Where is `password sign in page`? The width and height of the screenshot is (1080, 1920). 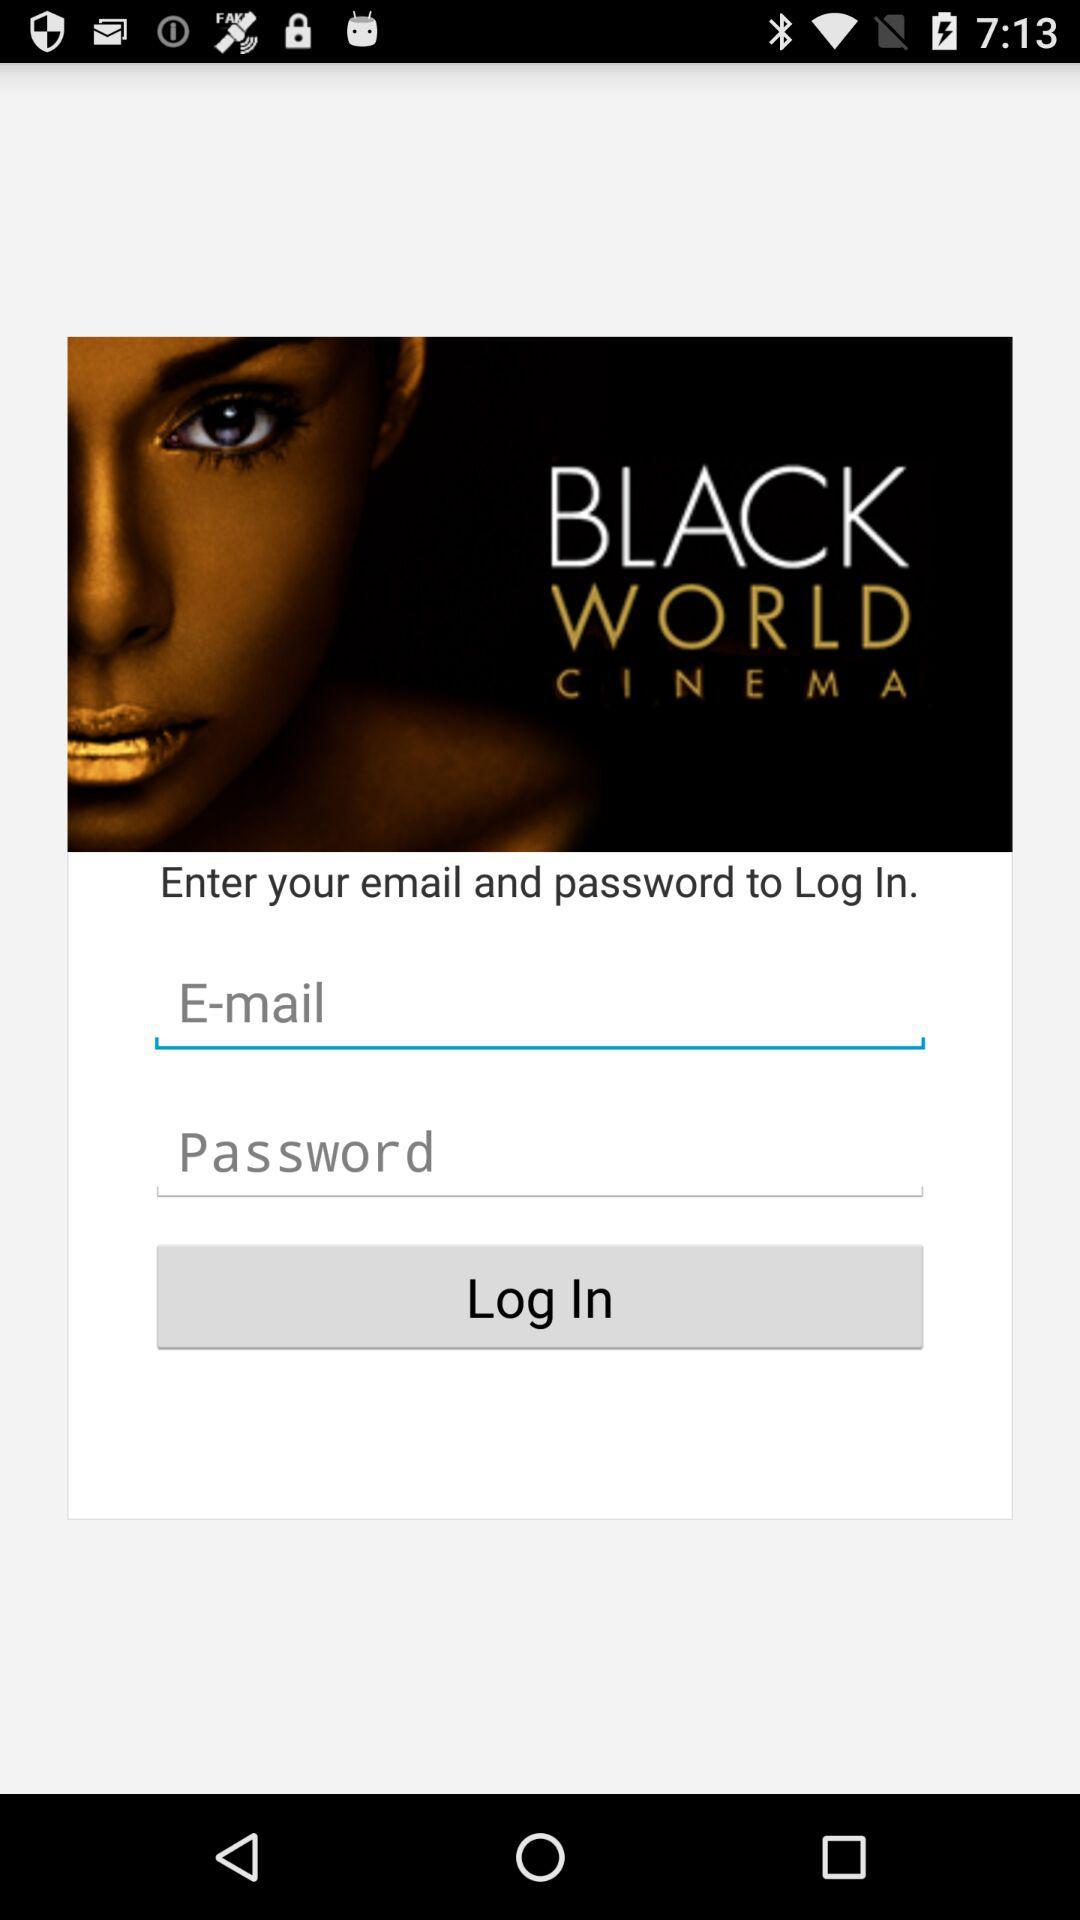 password sign in page is located at coordinates (540, 1151).